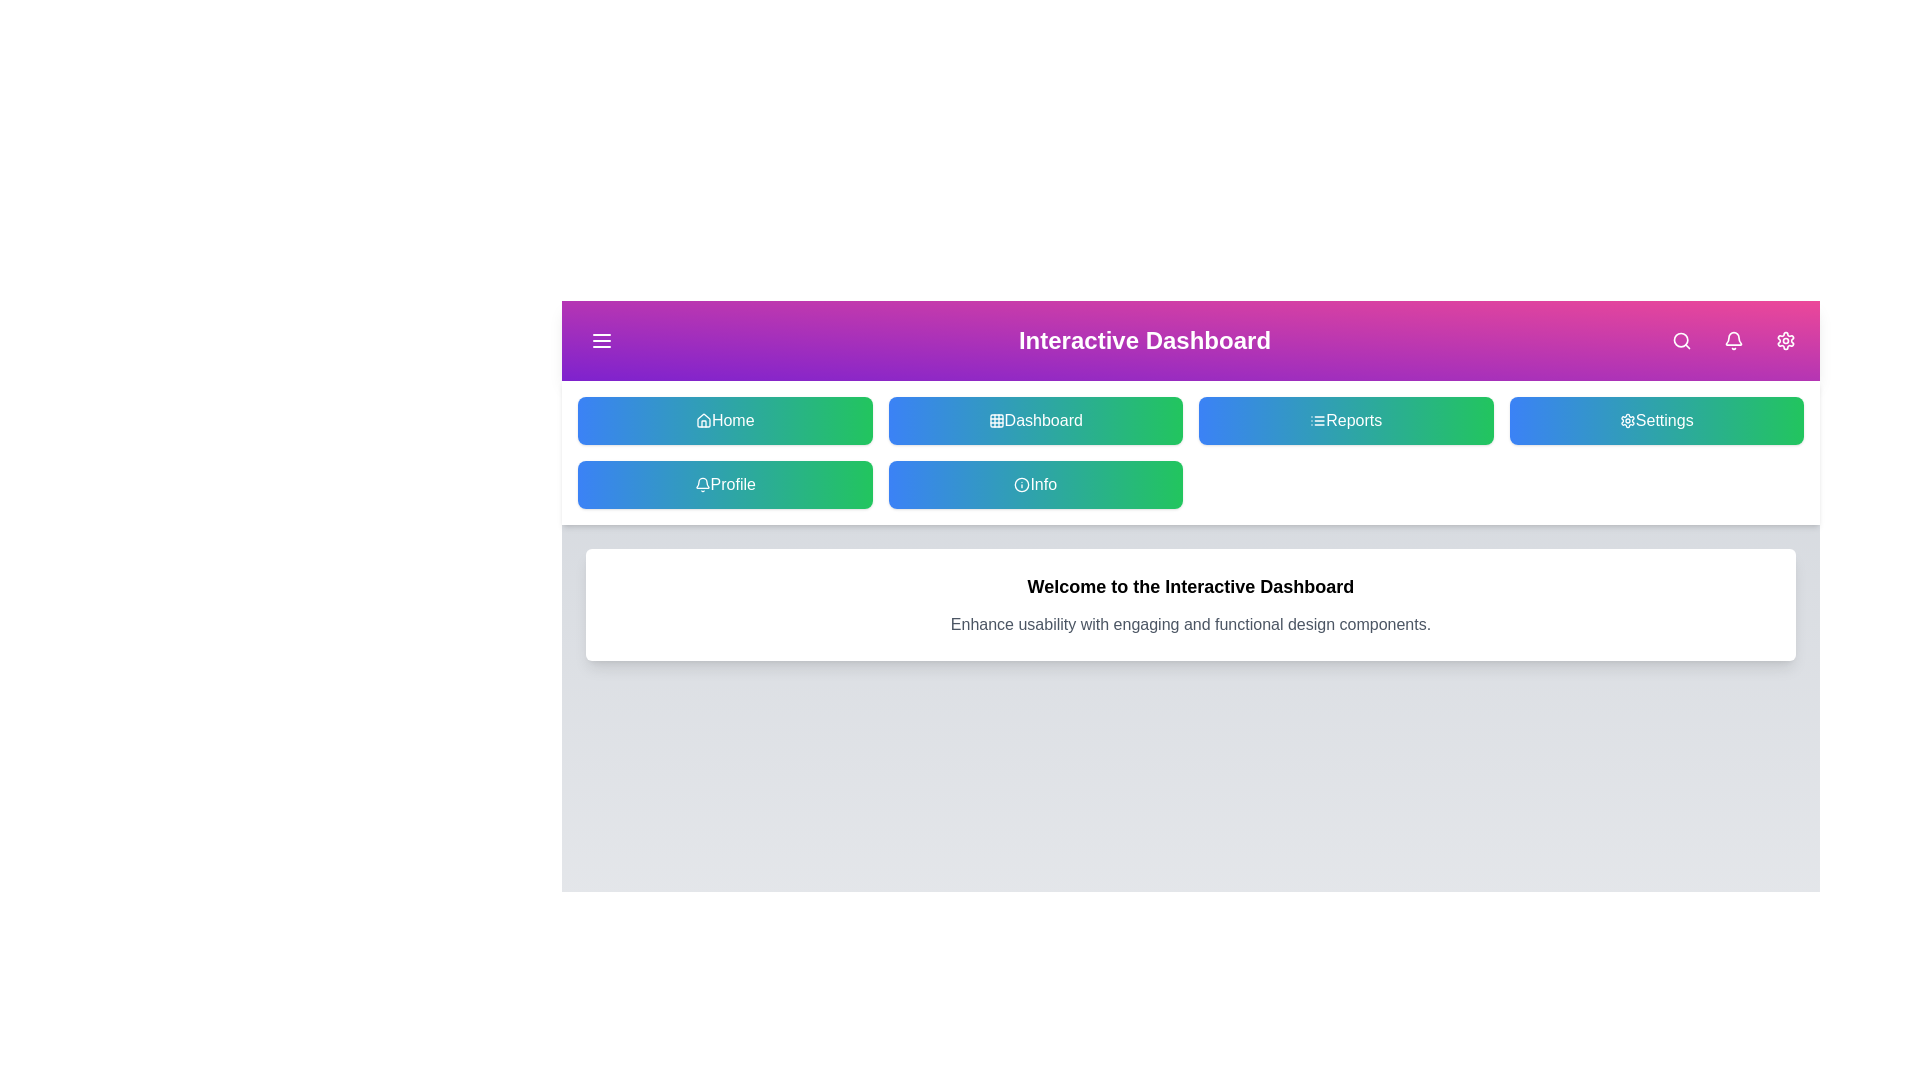  I want to click on the Info button to navigate to the respective section, so click(1035, 485).